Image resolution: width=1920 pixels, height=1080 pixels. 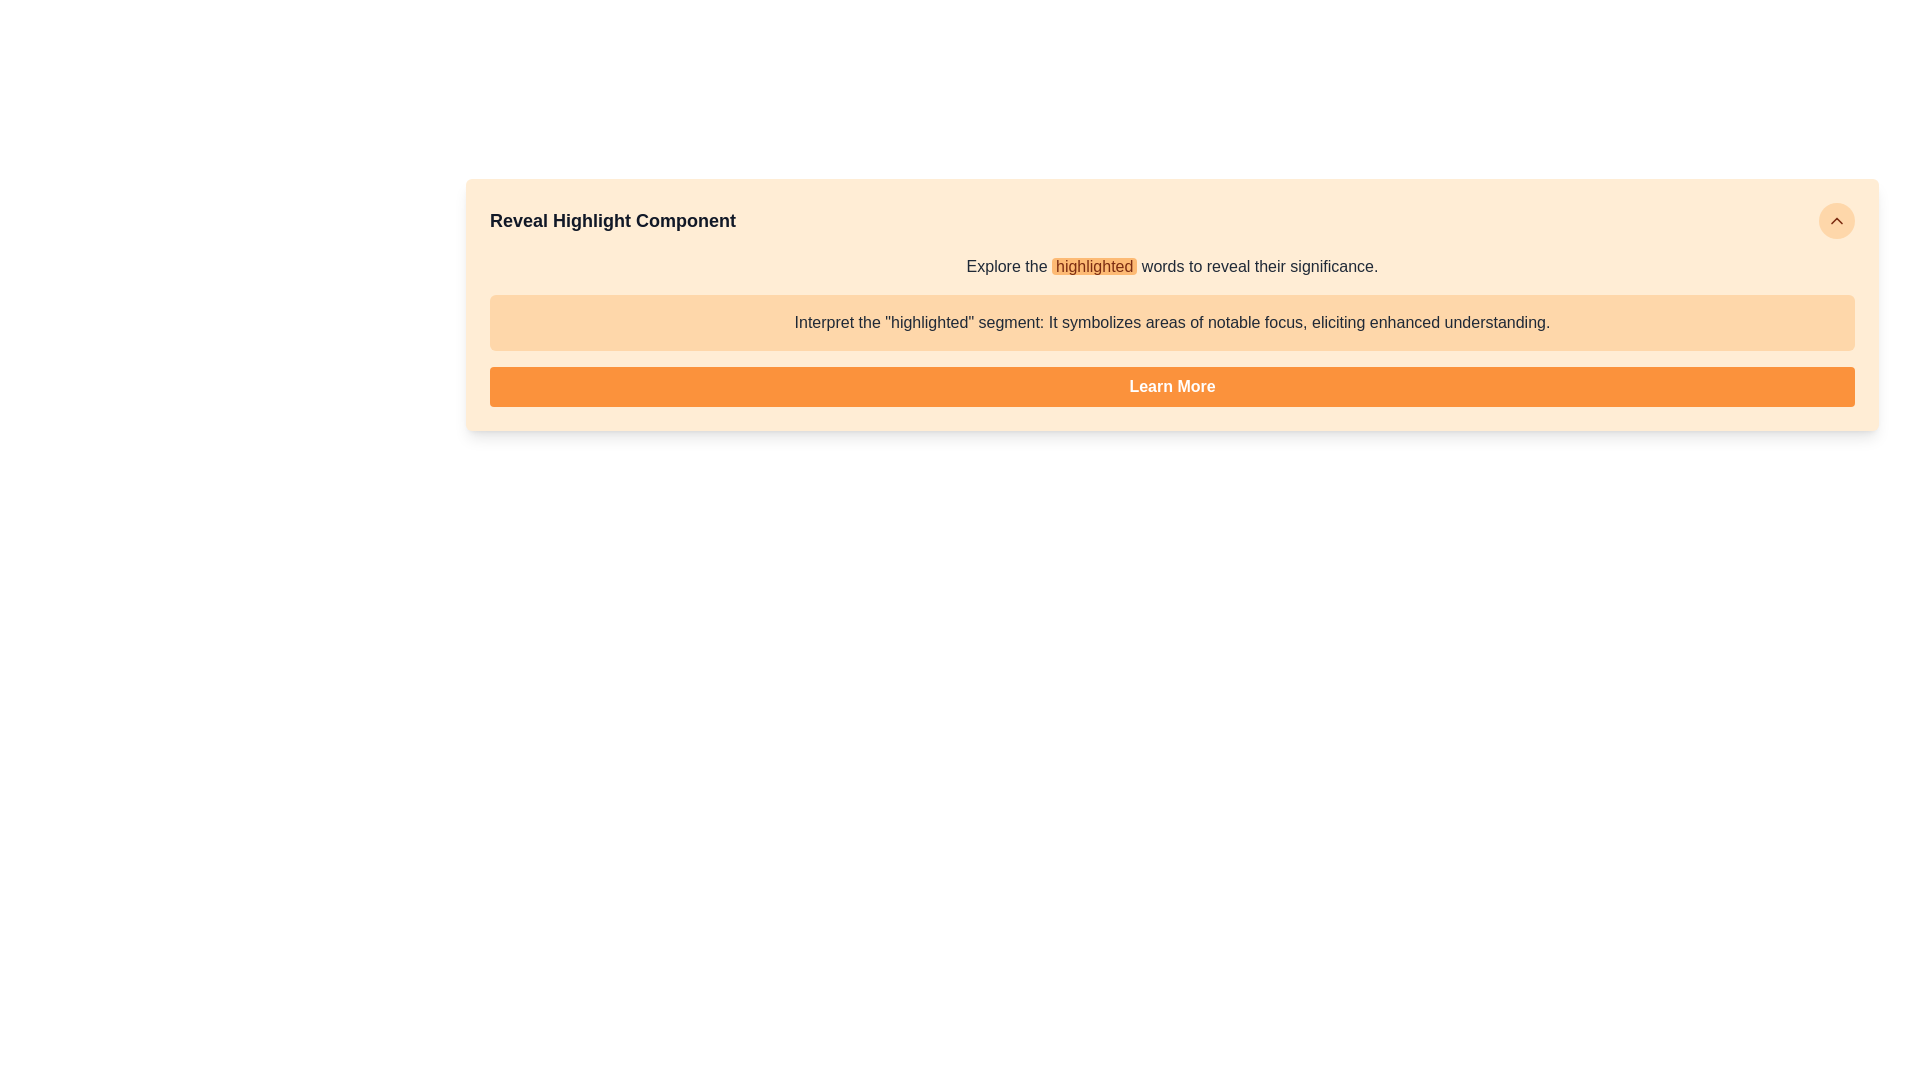 I want to click on the upwards-pointing chevron icon located in the top-right corner of the orange-highlighted section, so click(x=1837, y=220).